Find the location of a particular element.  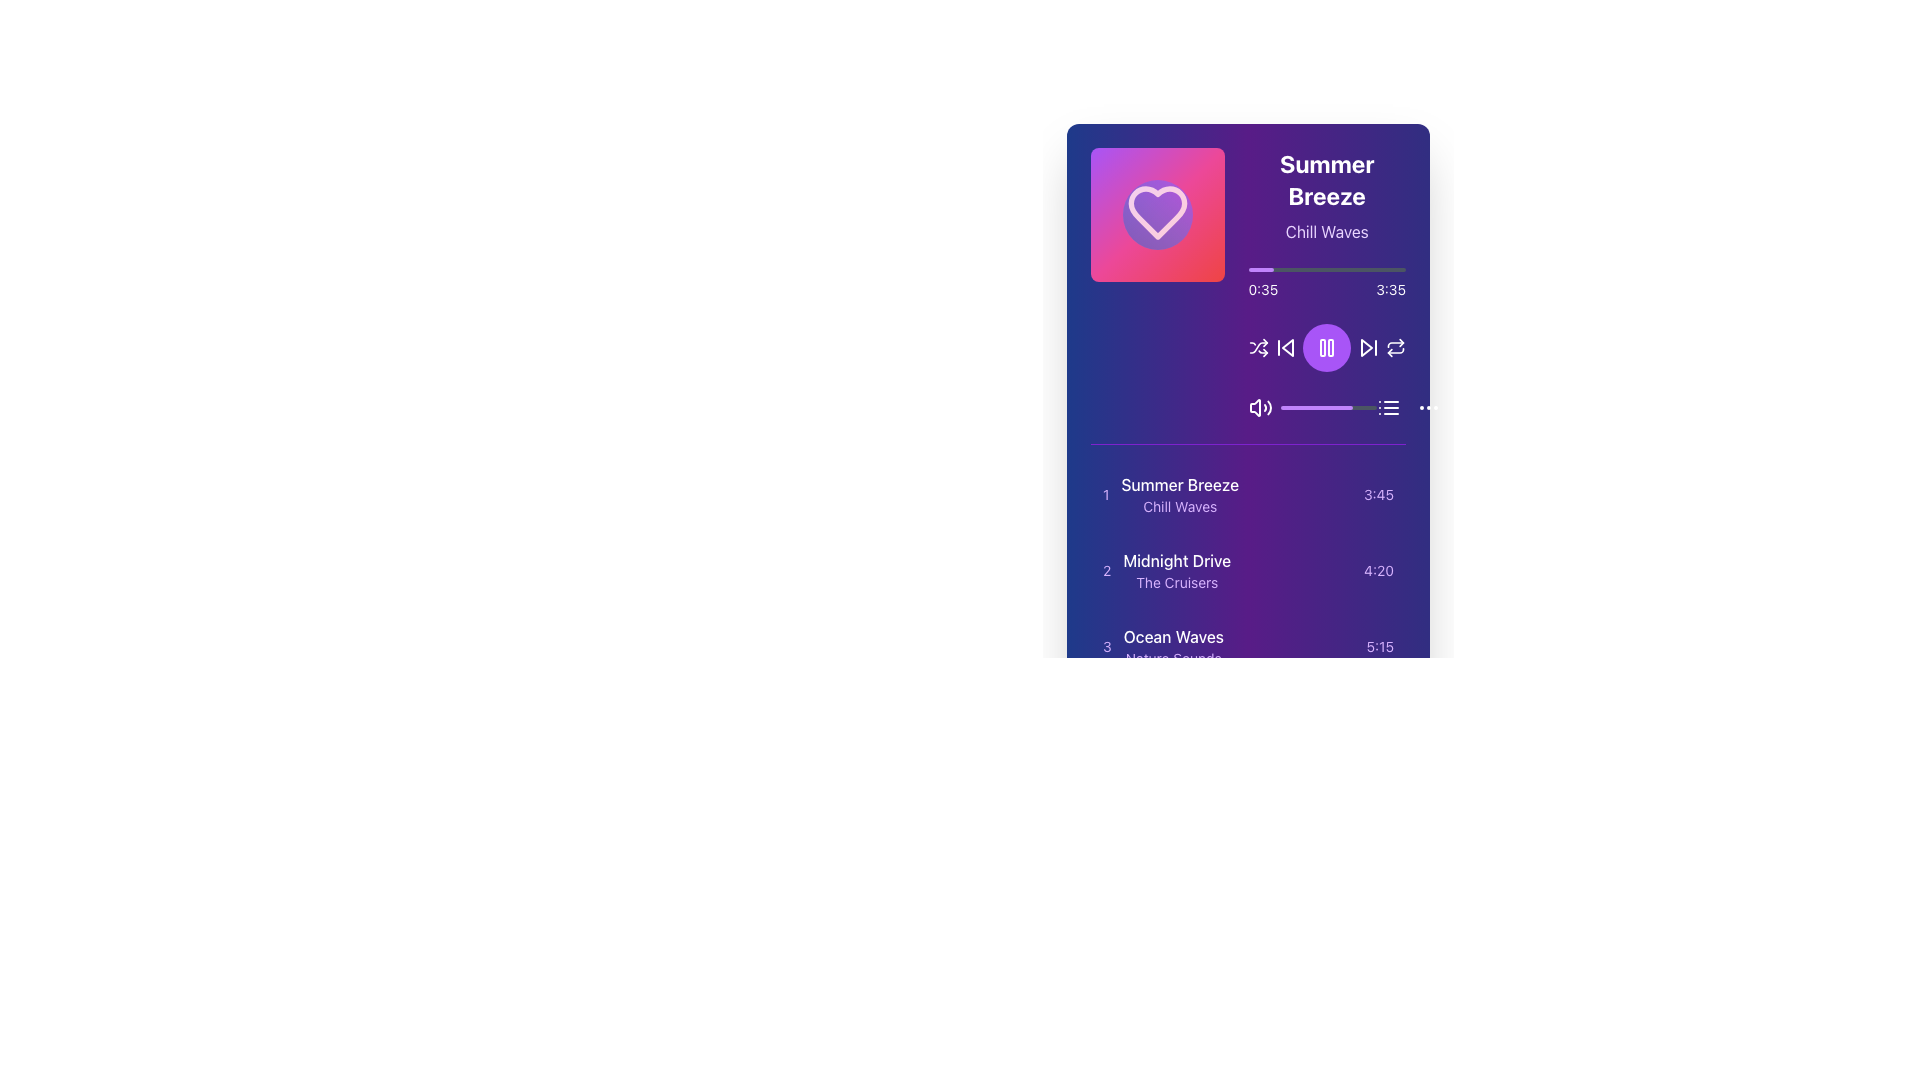

text label displaying 'Summer Breeze' and 'Chill Waves' in the playlist section, which is the first item below the main playback controls is located at coordinates (1180, 494).